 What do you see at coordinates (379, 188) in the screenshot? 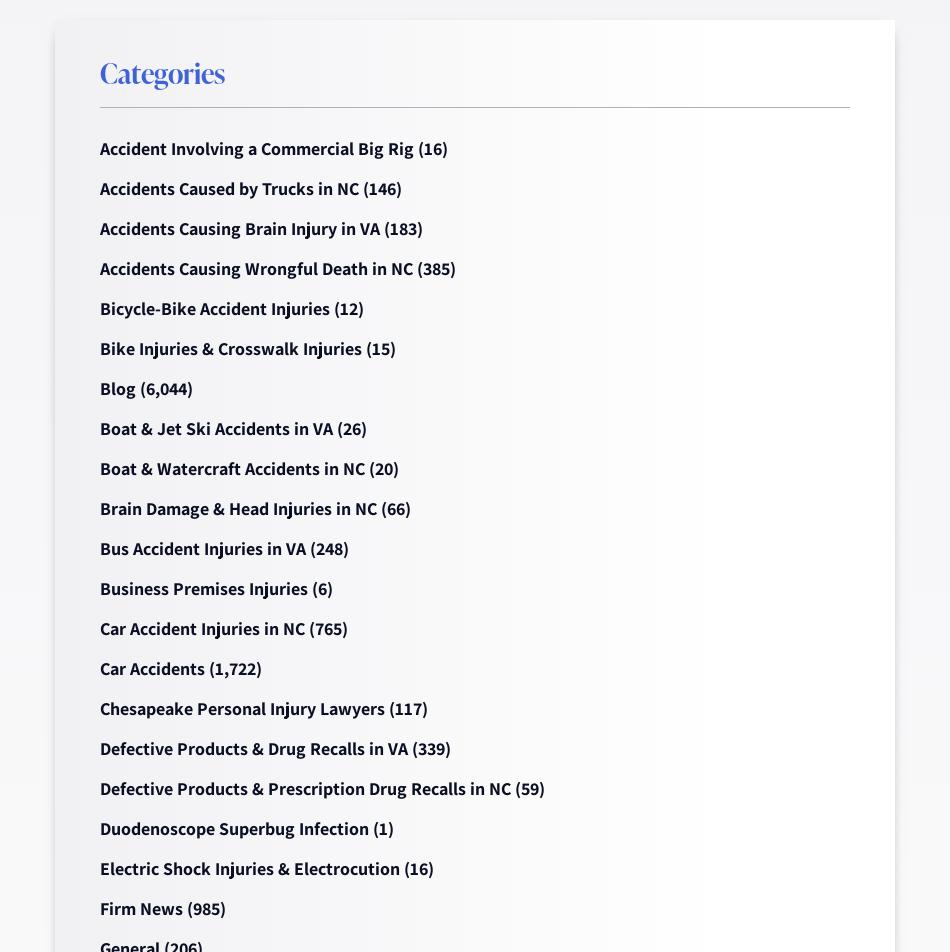
I see `'(146)'` at bounding box center [379, 188].